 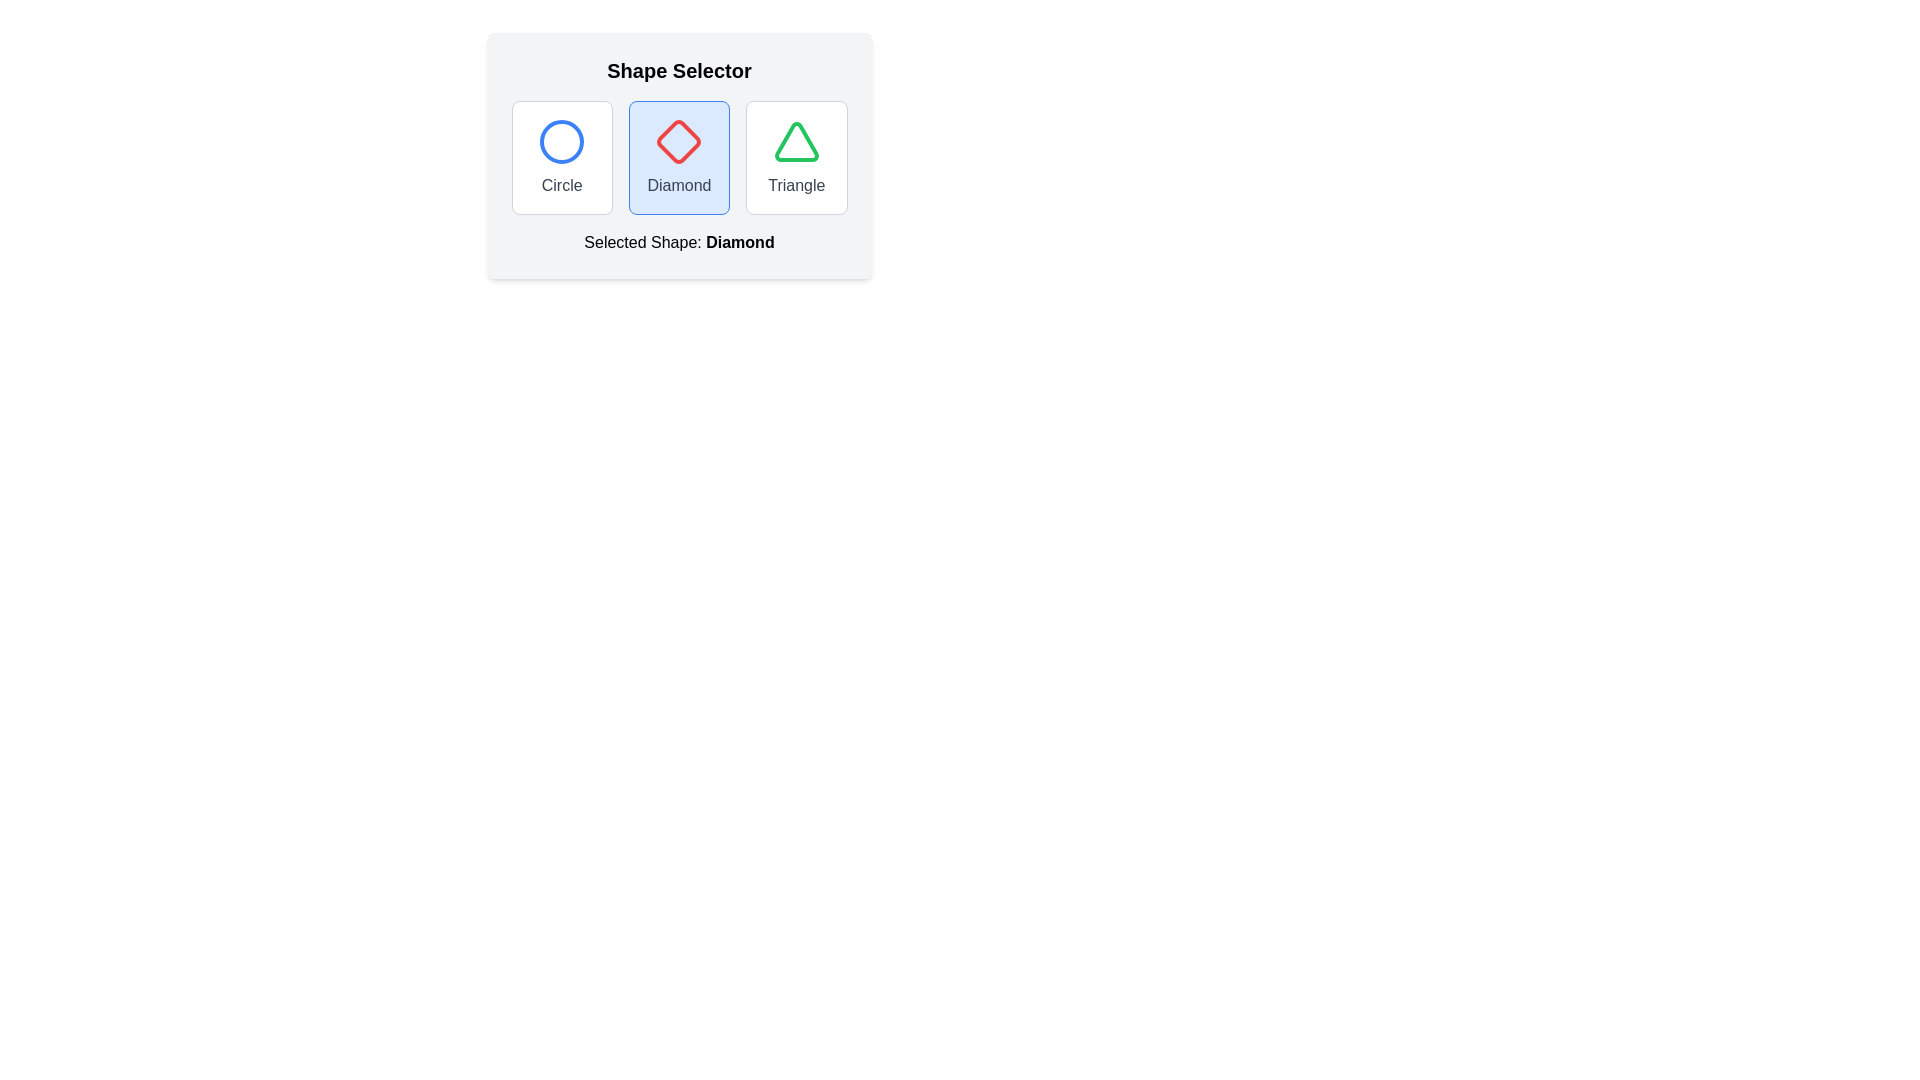 What do you see at coordinates (679, 141) in the screenshot?
I see `the diamond-shaped icon within the 'Diamond' button, which is the second option in the shape selector interface` at bounding box center [679, 141].